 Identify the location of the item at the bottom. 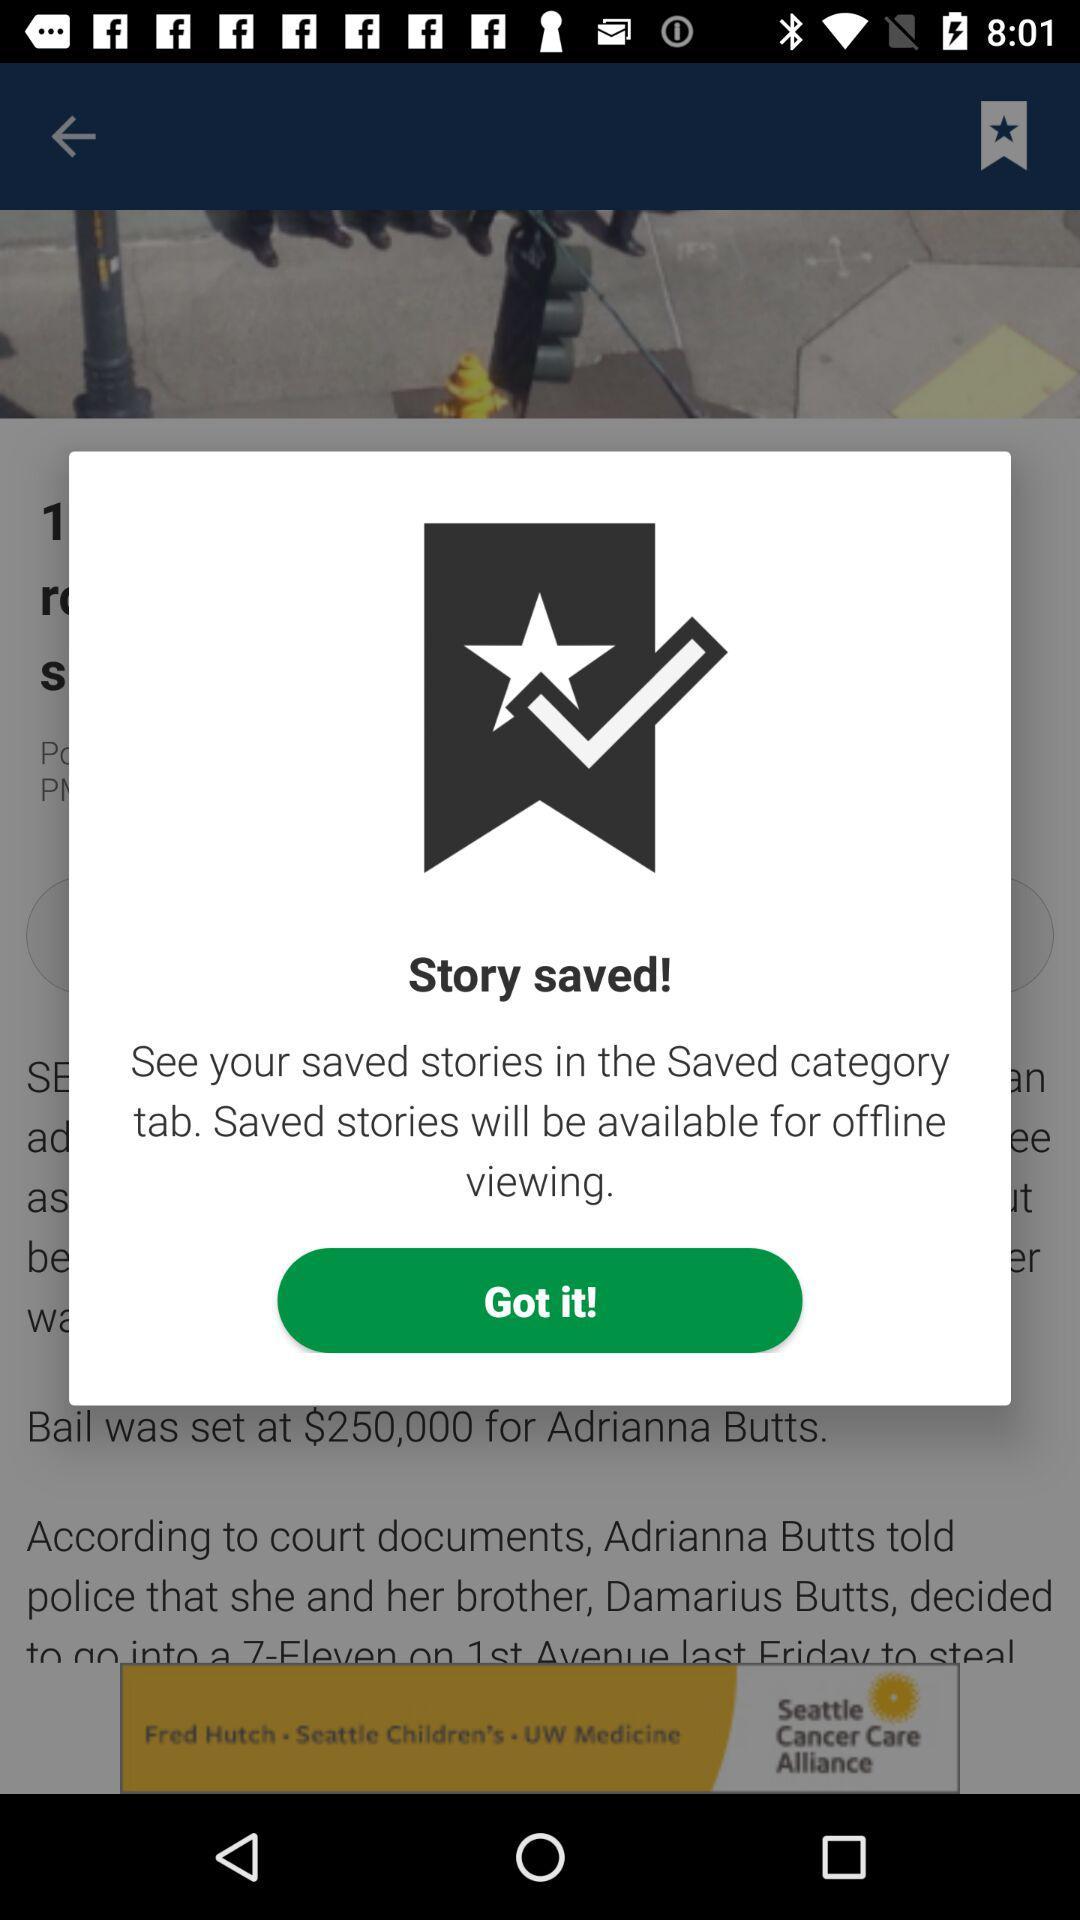
(540, 1300).